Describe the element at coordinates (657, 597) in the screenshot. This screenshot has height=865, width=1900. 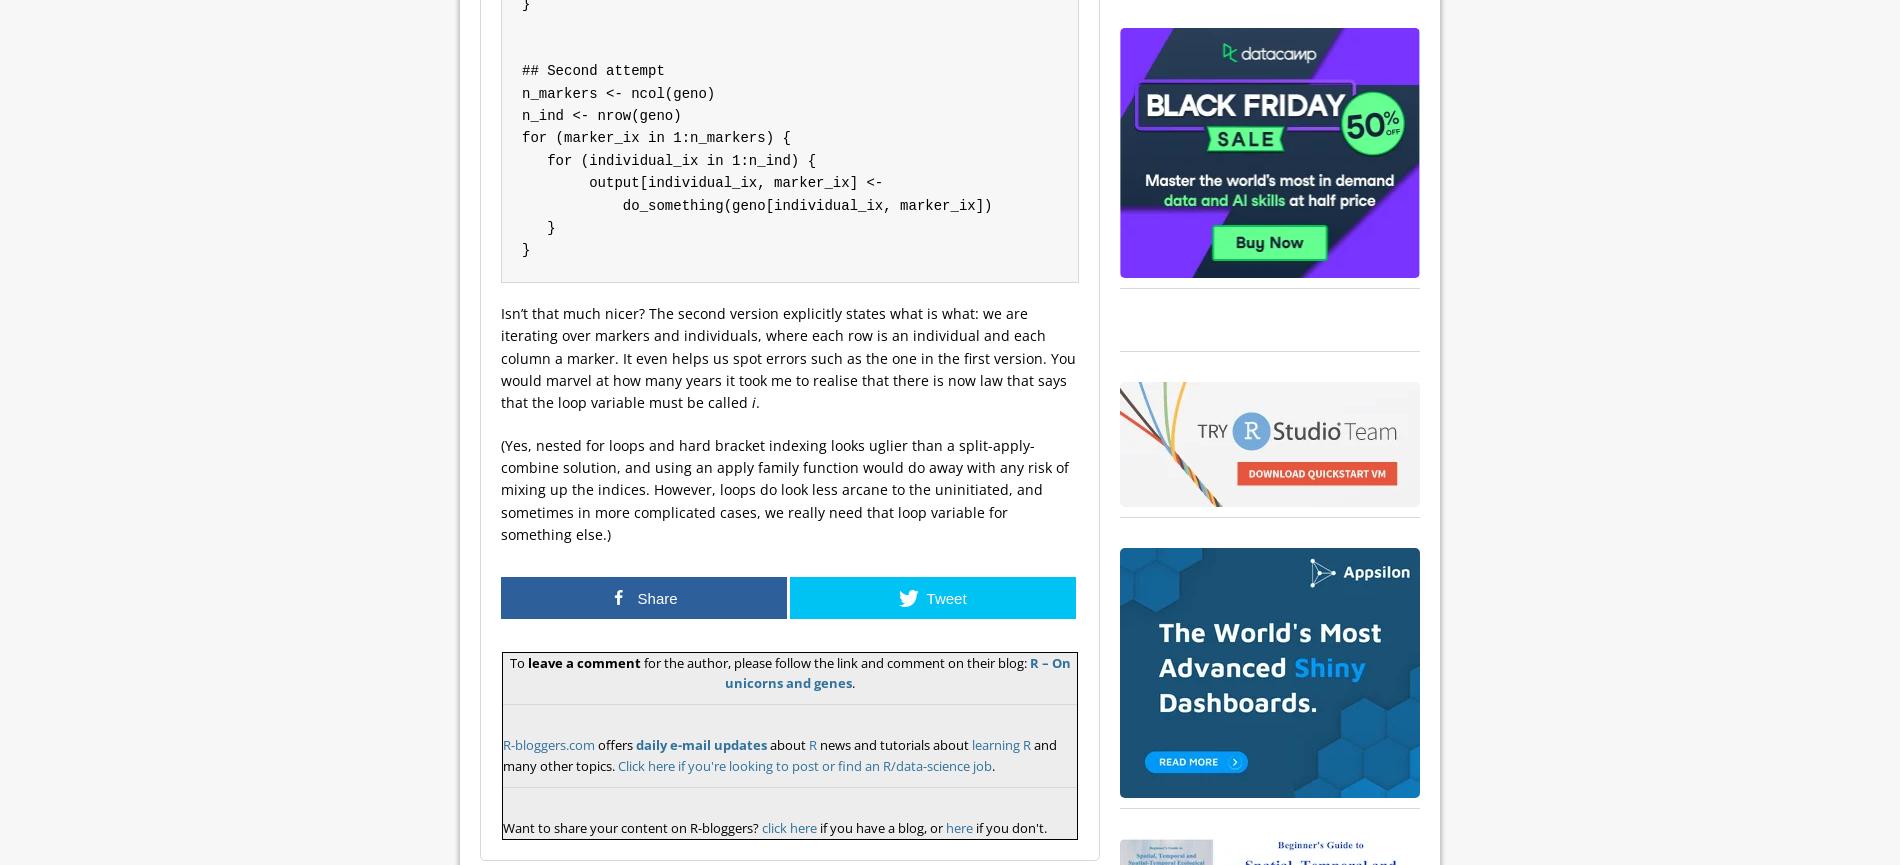
I see `'Share'` at that location.